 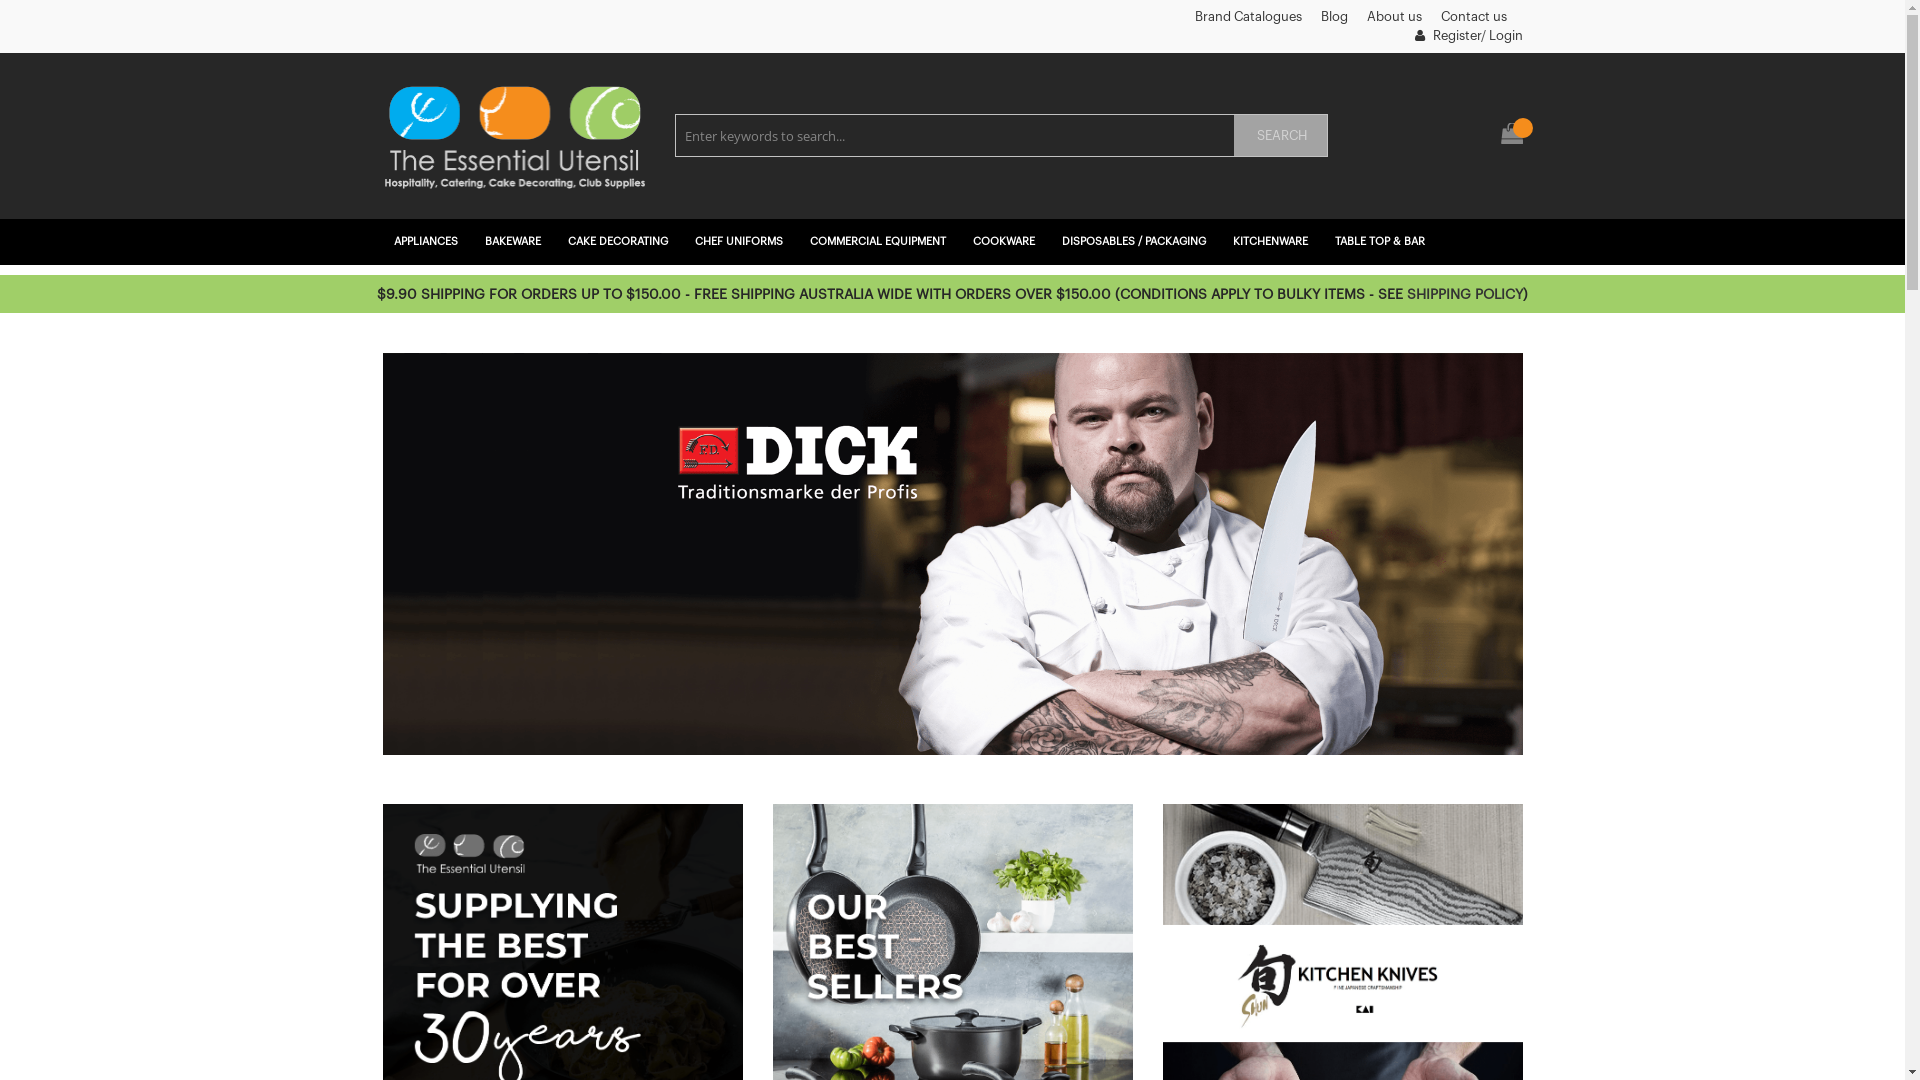 What do you see at coordinates (740, 241) in the screenshot?
I see `'CHEF UNIFORMS'` at bounding box center [740, 241].